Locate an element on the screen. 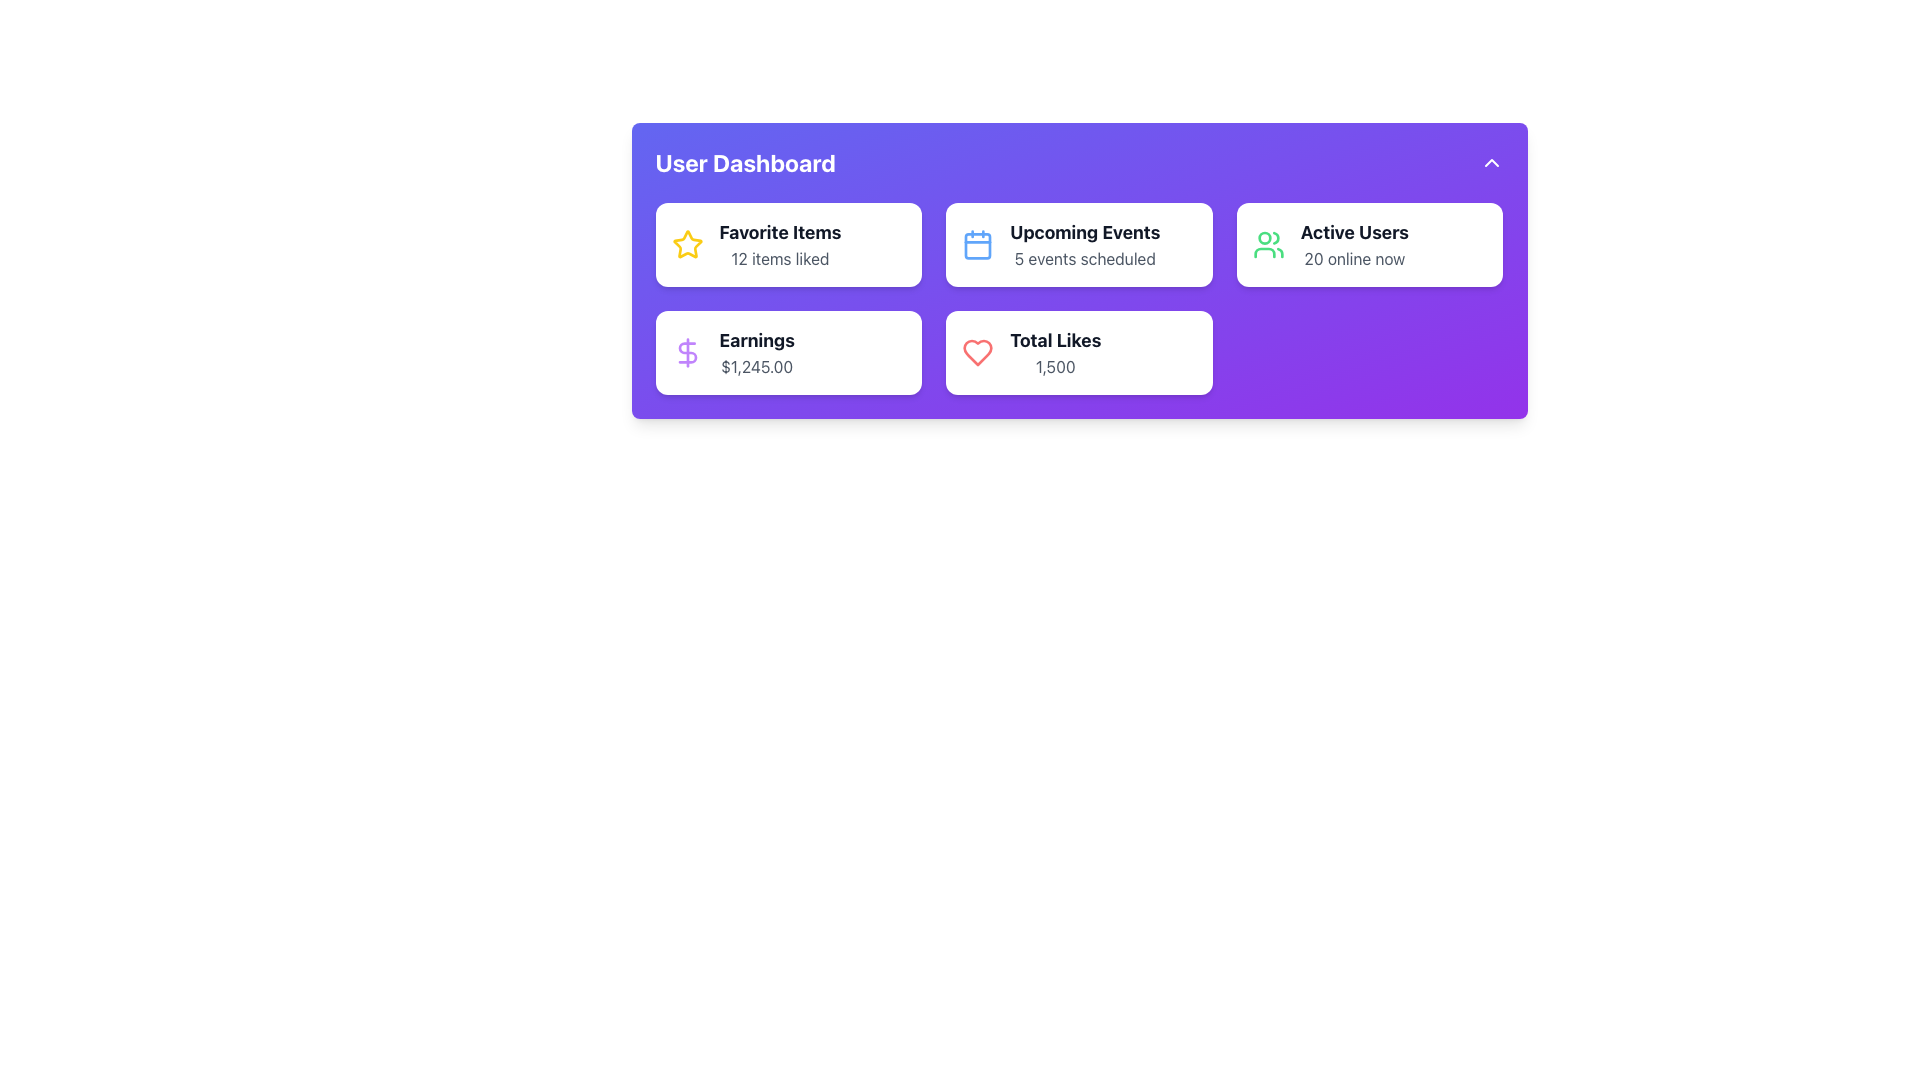 This screenshot has height=1080, width=1920. the Informational card that displays financial information on earnings, located in the second row of the grid layout, leftmost column, below the 'Favorite Items' card is located at coordinates (787, 352).